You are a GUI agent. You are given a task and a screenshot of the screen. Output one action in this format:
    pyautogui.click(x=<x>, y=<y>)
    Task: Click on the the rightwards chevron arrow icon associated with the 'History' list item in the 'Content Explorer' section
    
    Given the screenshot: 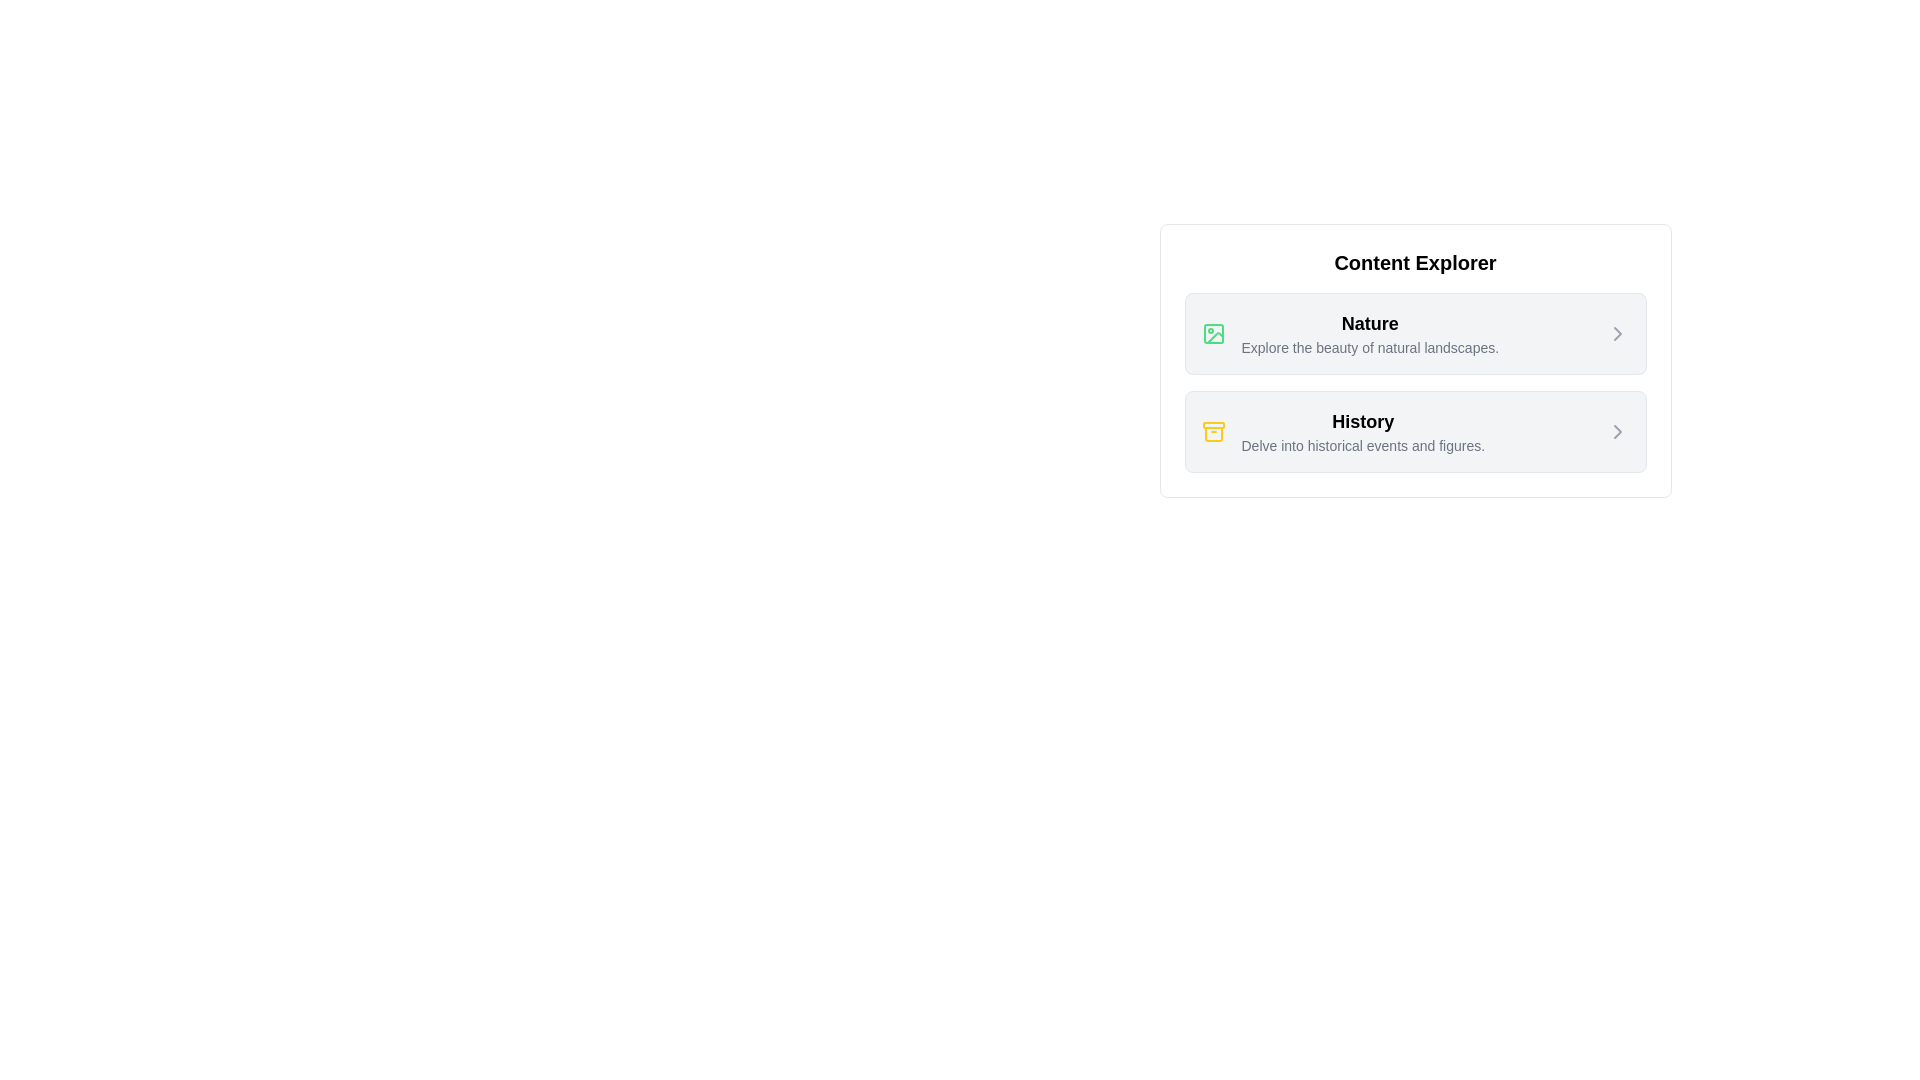 What is the action you would take?
    pyautogui.click(x=1617, y=431)
    